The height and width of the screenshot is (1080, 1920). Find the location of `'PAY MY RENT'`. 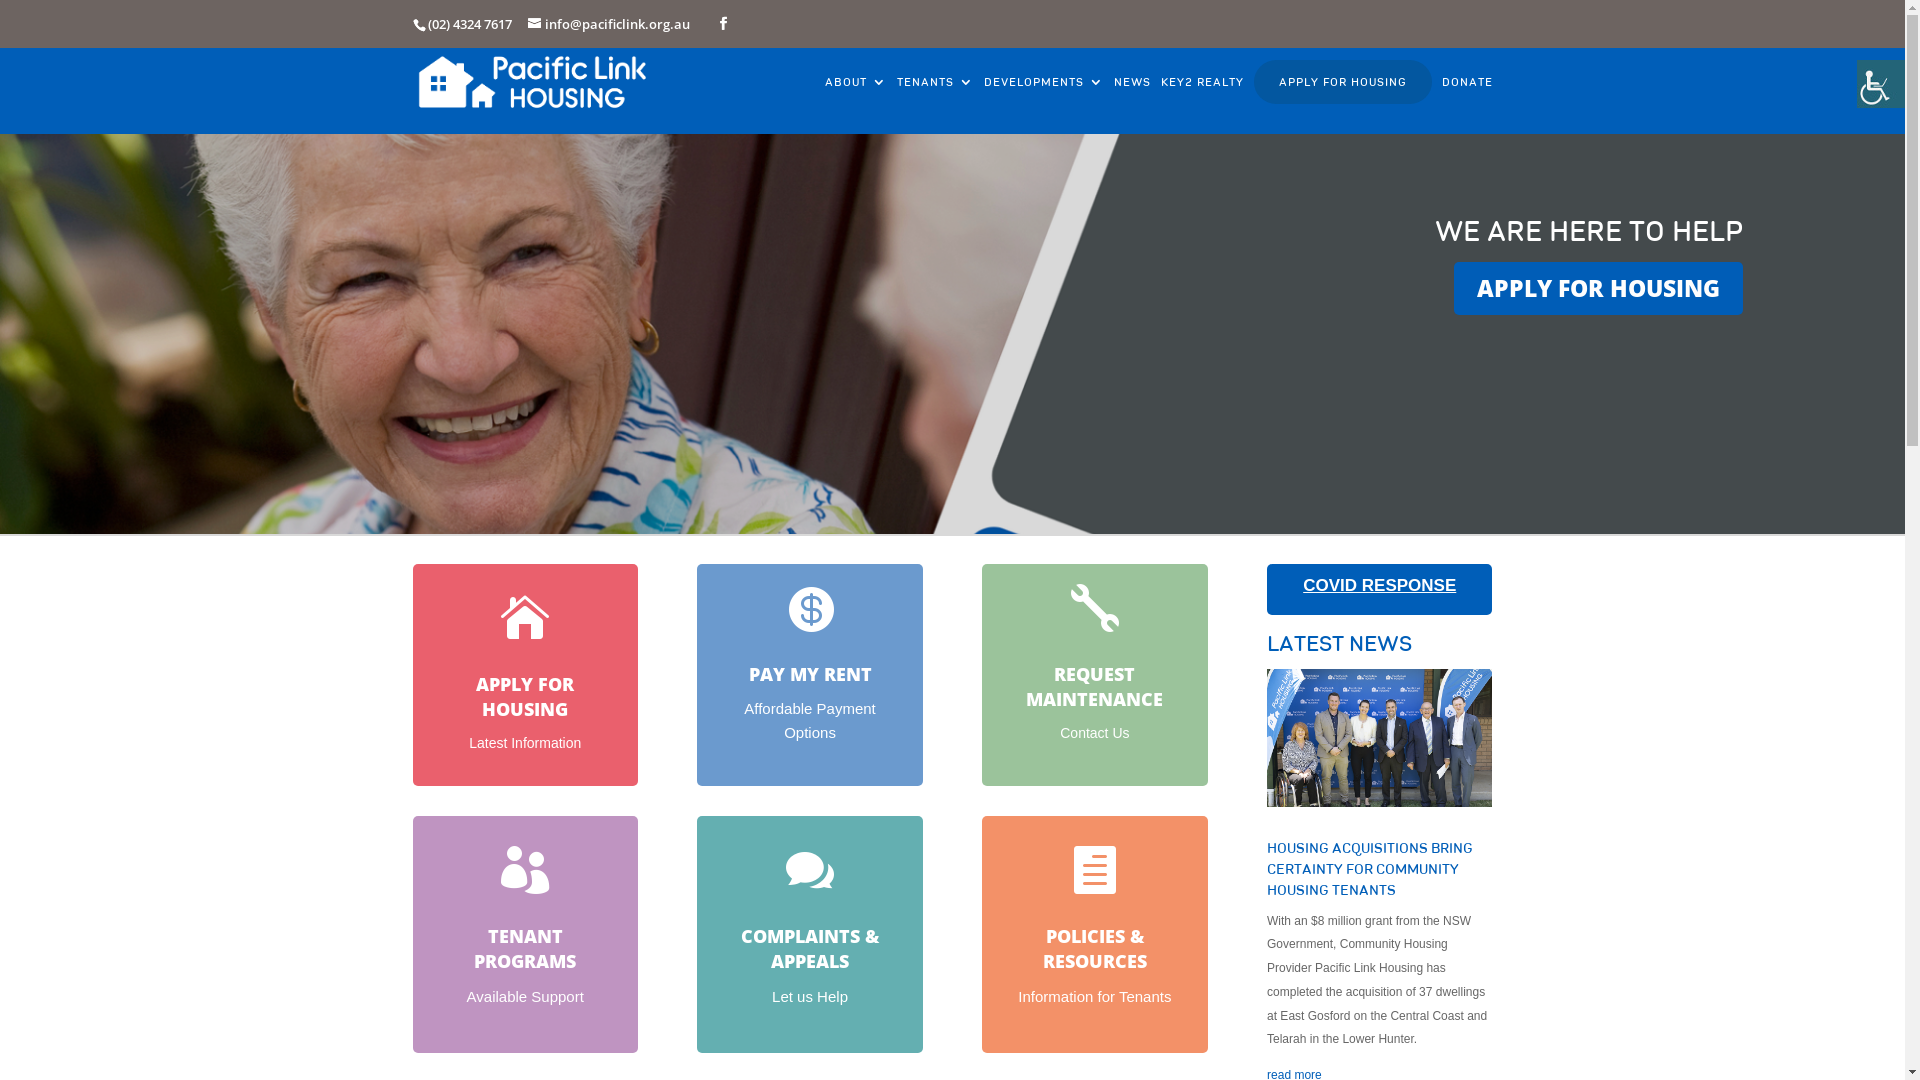

'PAY MY RENT' is located at coordinates (810, 674).